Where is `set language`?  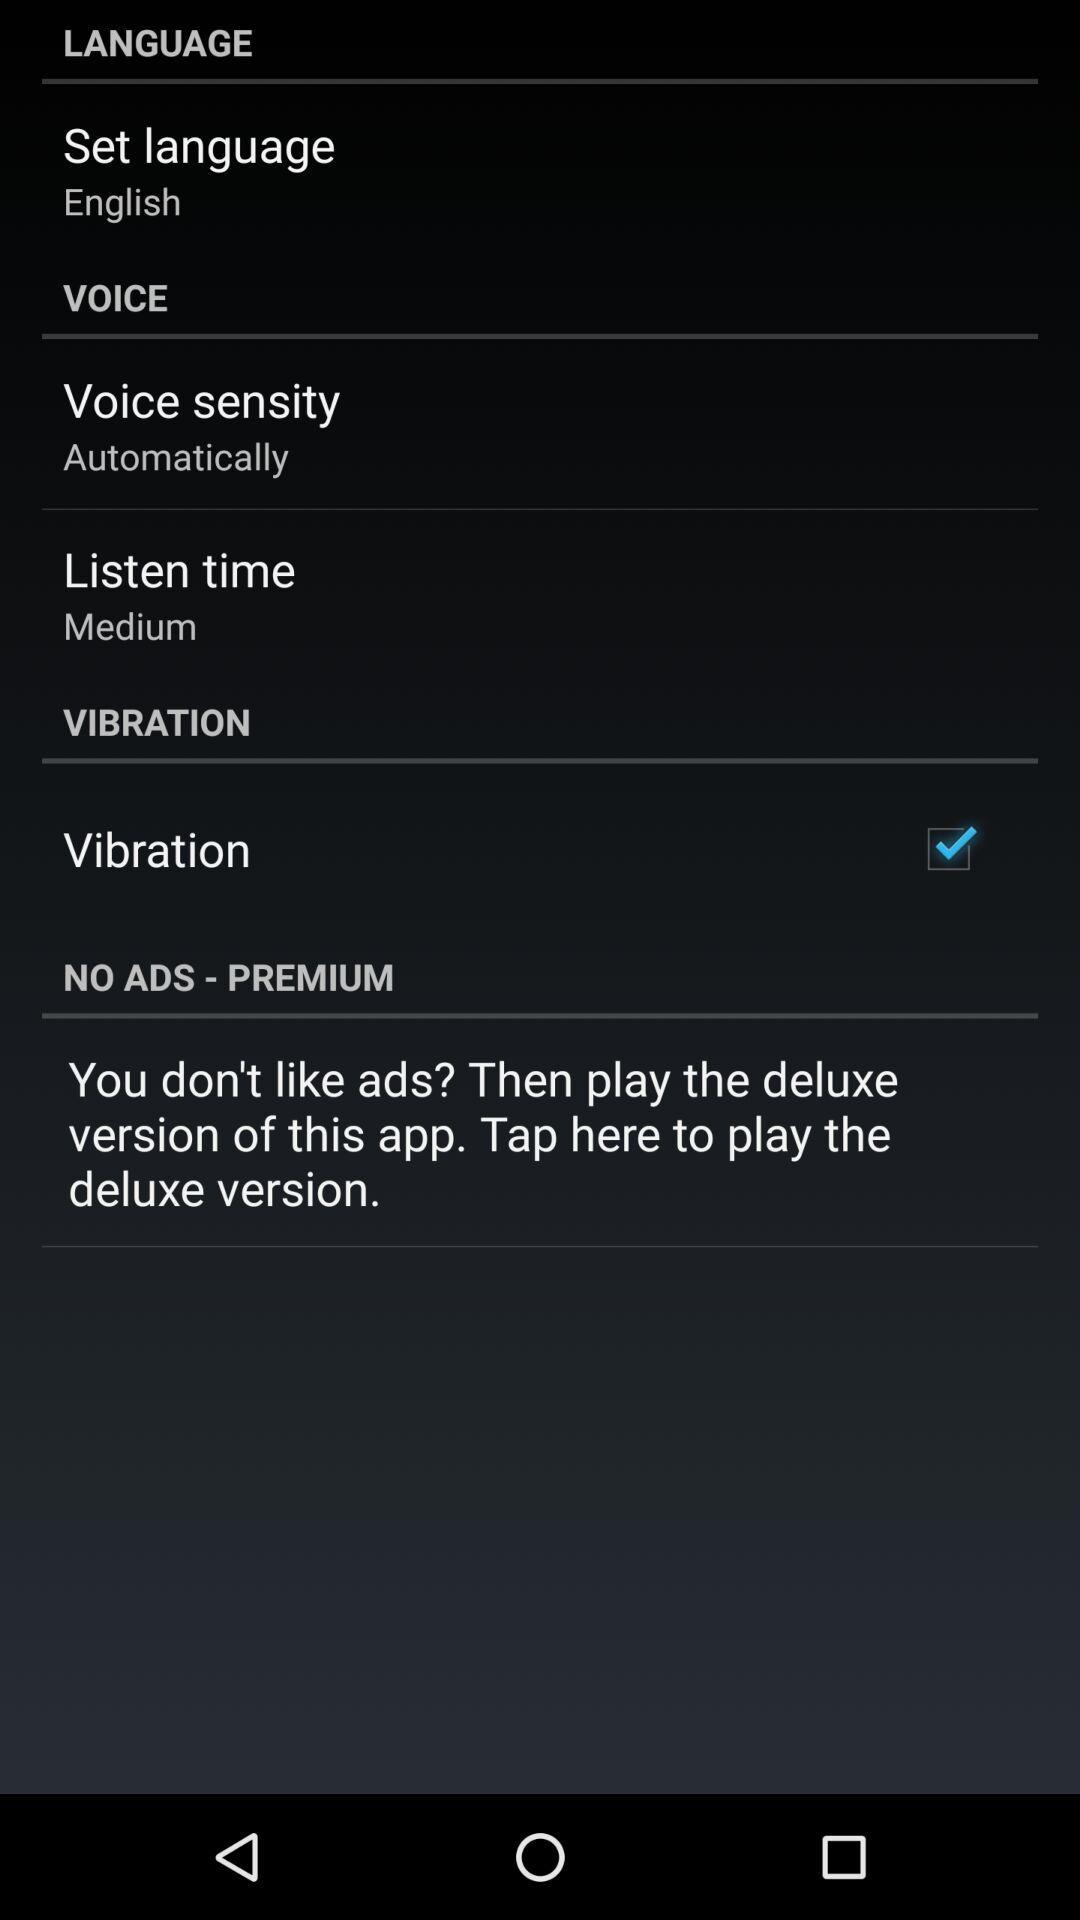 set language is located at coordinates (199, 143).